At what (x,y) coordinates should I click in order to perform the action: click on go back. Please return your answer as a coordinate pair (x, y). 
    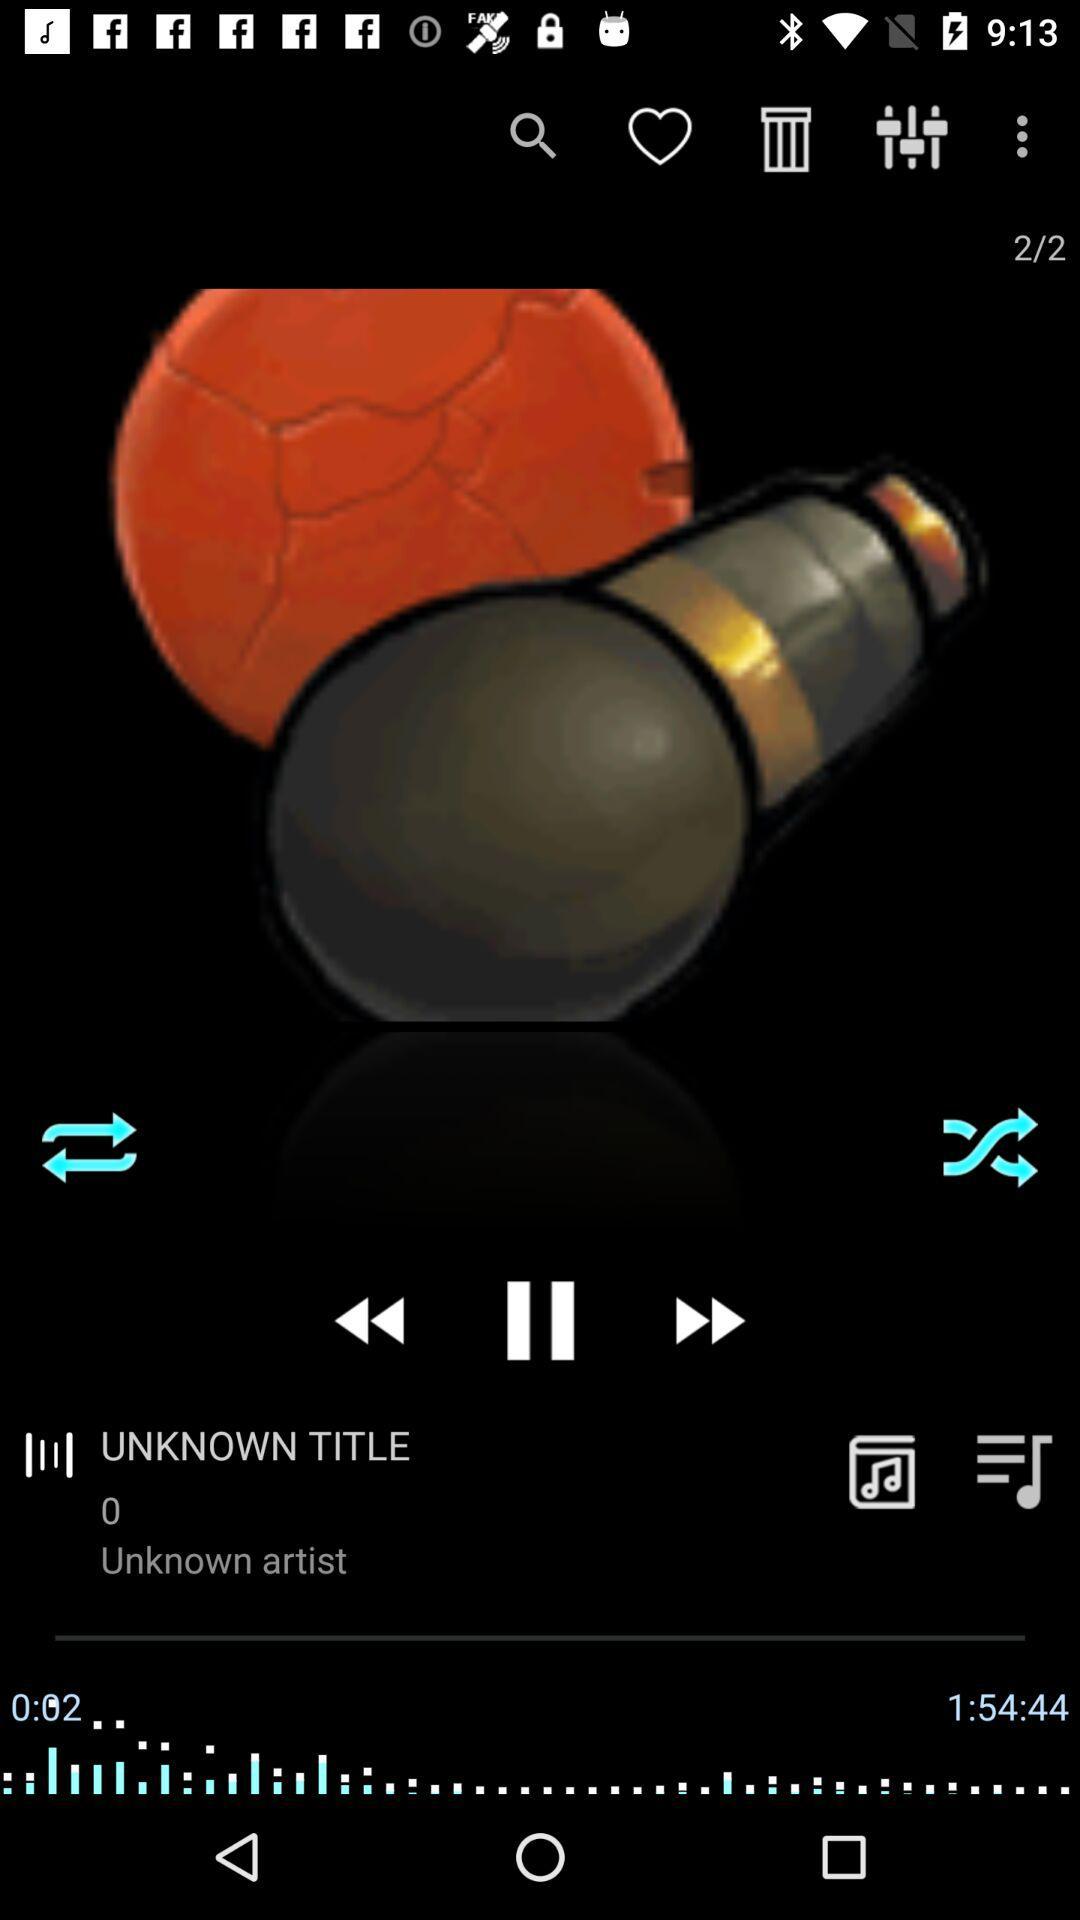
    Looking at the image, I should click on (371, 1320).